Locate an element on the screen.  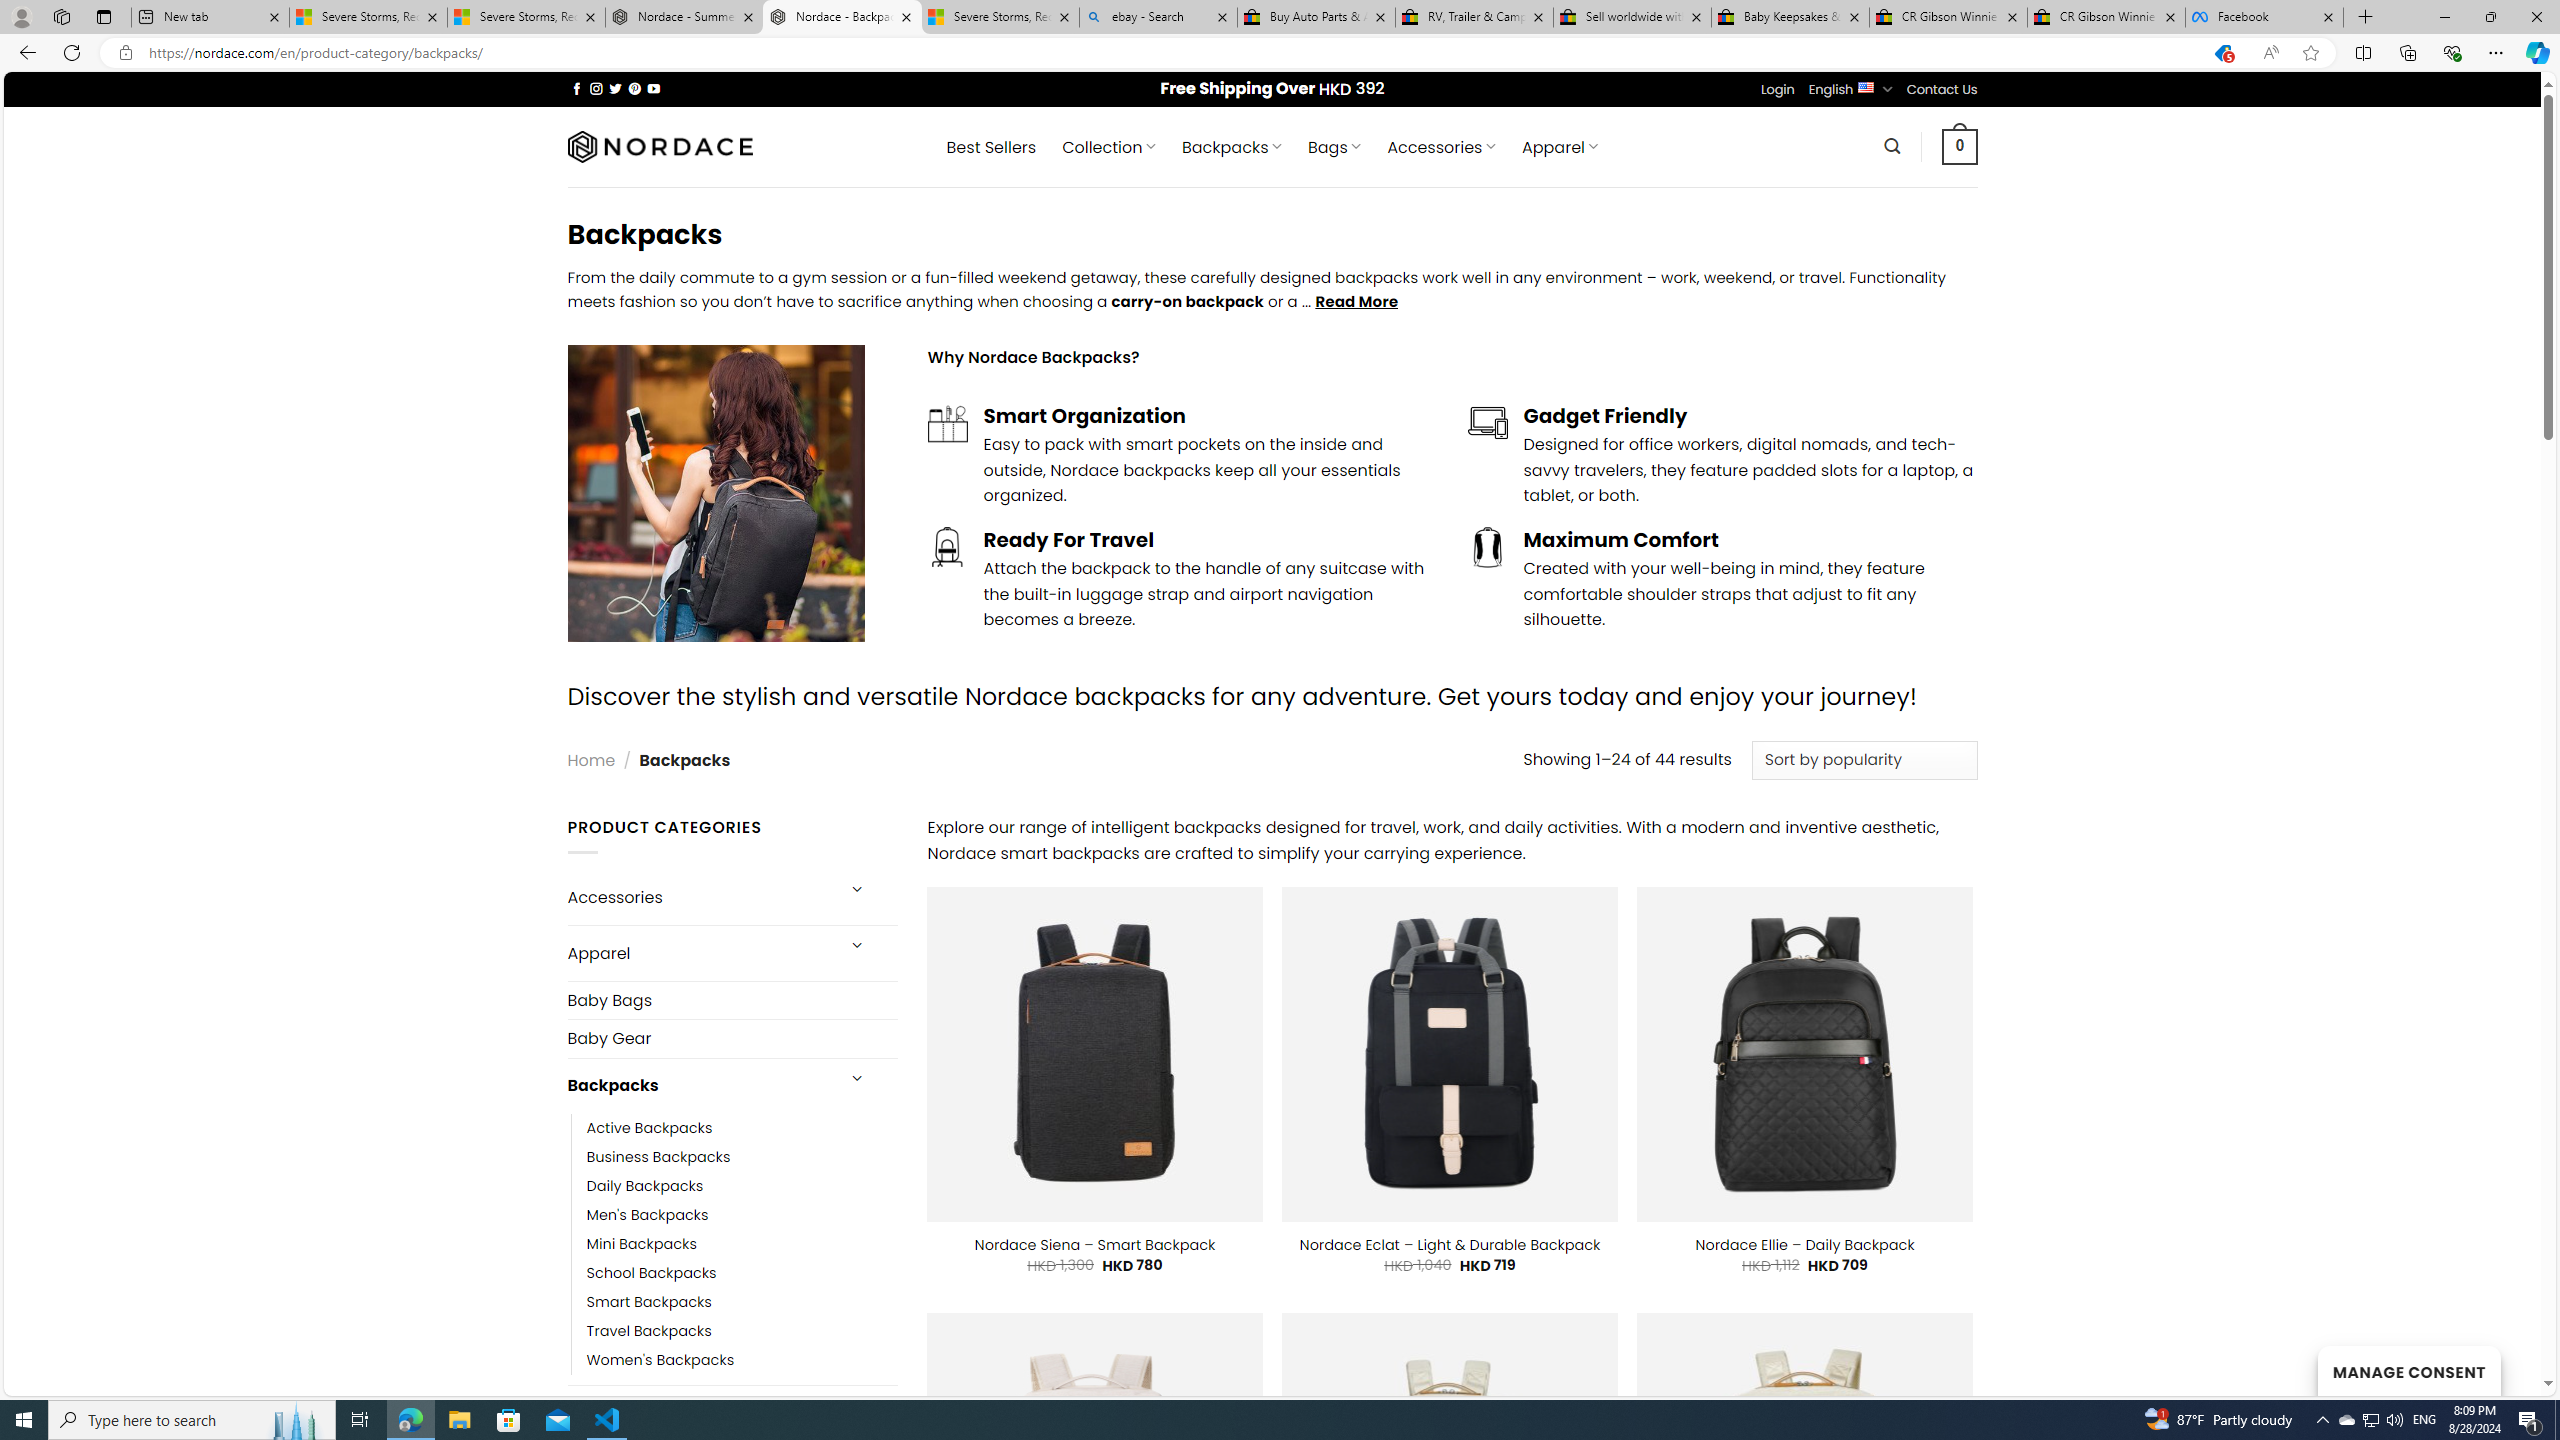
'Mini Backpacks' is located at coordinates (640, 1242).